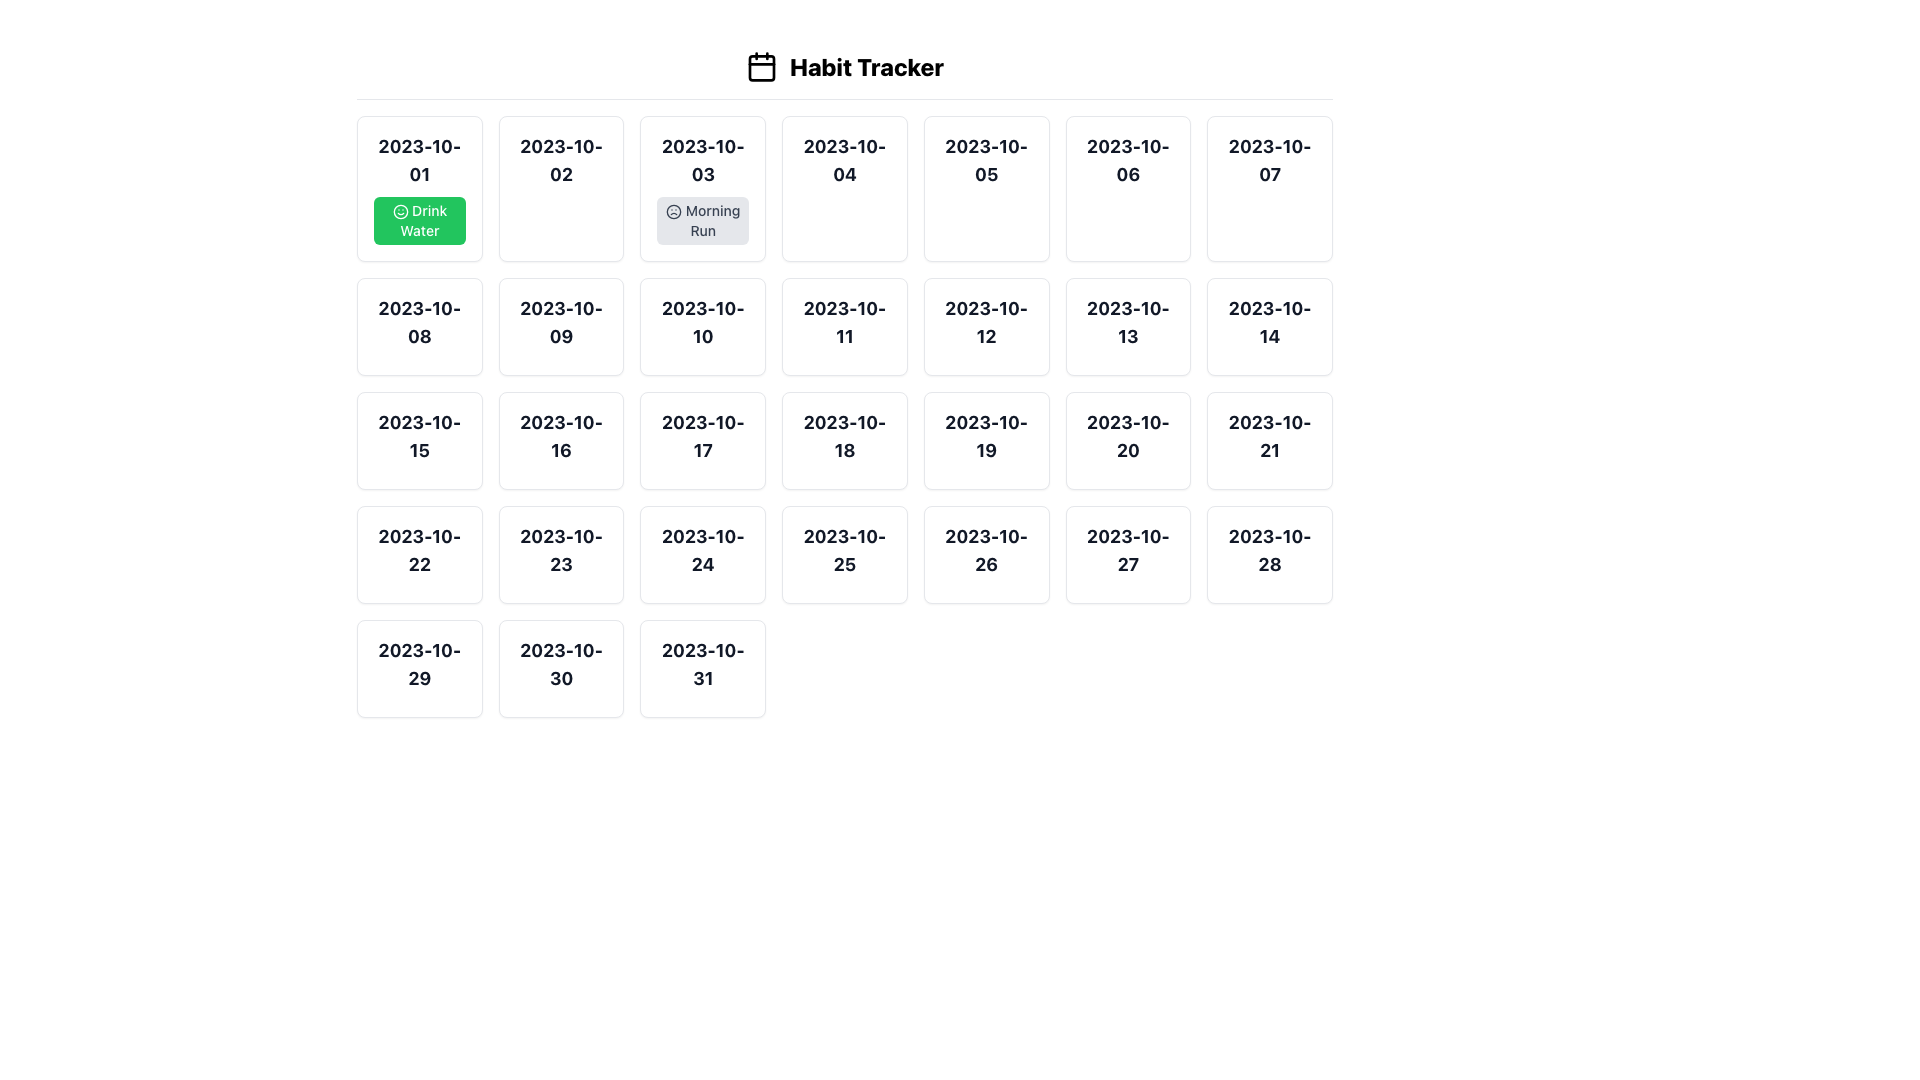 This screenshot has height=1080, width=1920. I want to click on date text displayed in the habit tracker interface, which is positioned second in a grid layout of dates, specifically located between '2023-10-15' and '2023-10-29', so click(418, 551).